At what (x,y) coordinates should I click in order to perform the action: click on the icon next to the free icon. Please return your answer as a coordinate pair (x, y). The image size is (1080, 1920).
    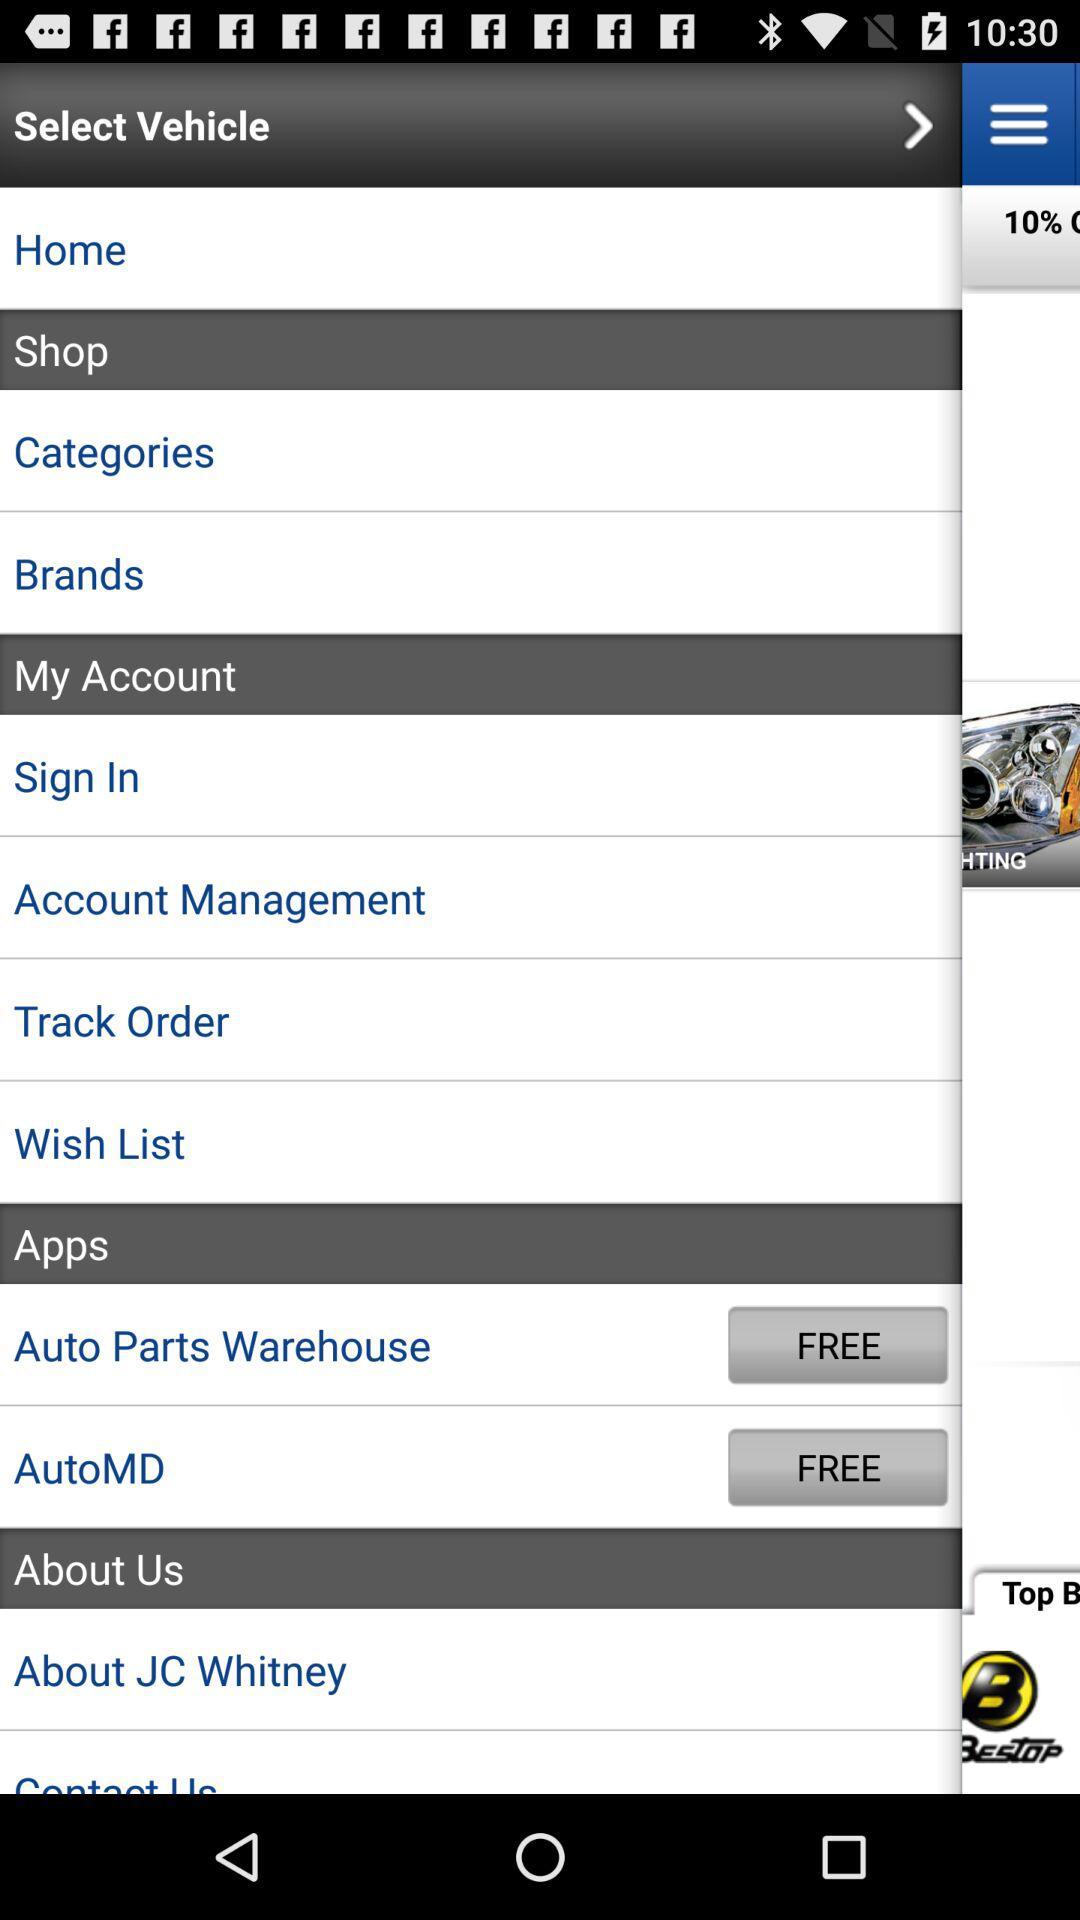
    Looking at the image, I should click on (364, 1345).